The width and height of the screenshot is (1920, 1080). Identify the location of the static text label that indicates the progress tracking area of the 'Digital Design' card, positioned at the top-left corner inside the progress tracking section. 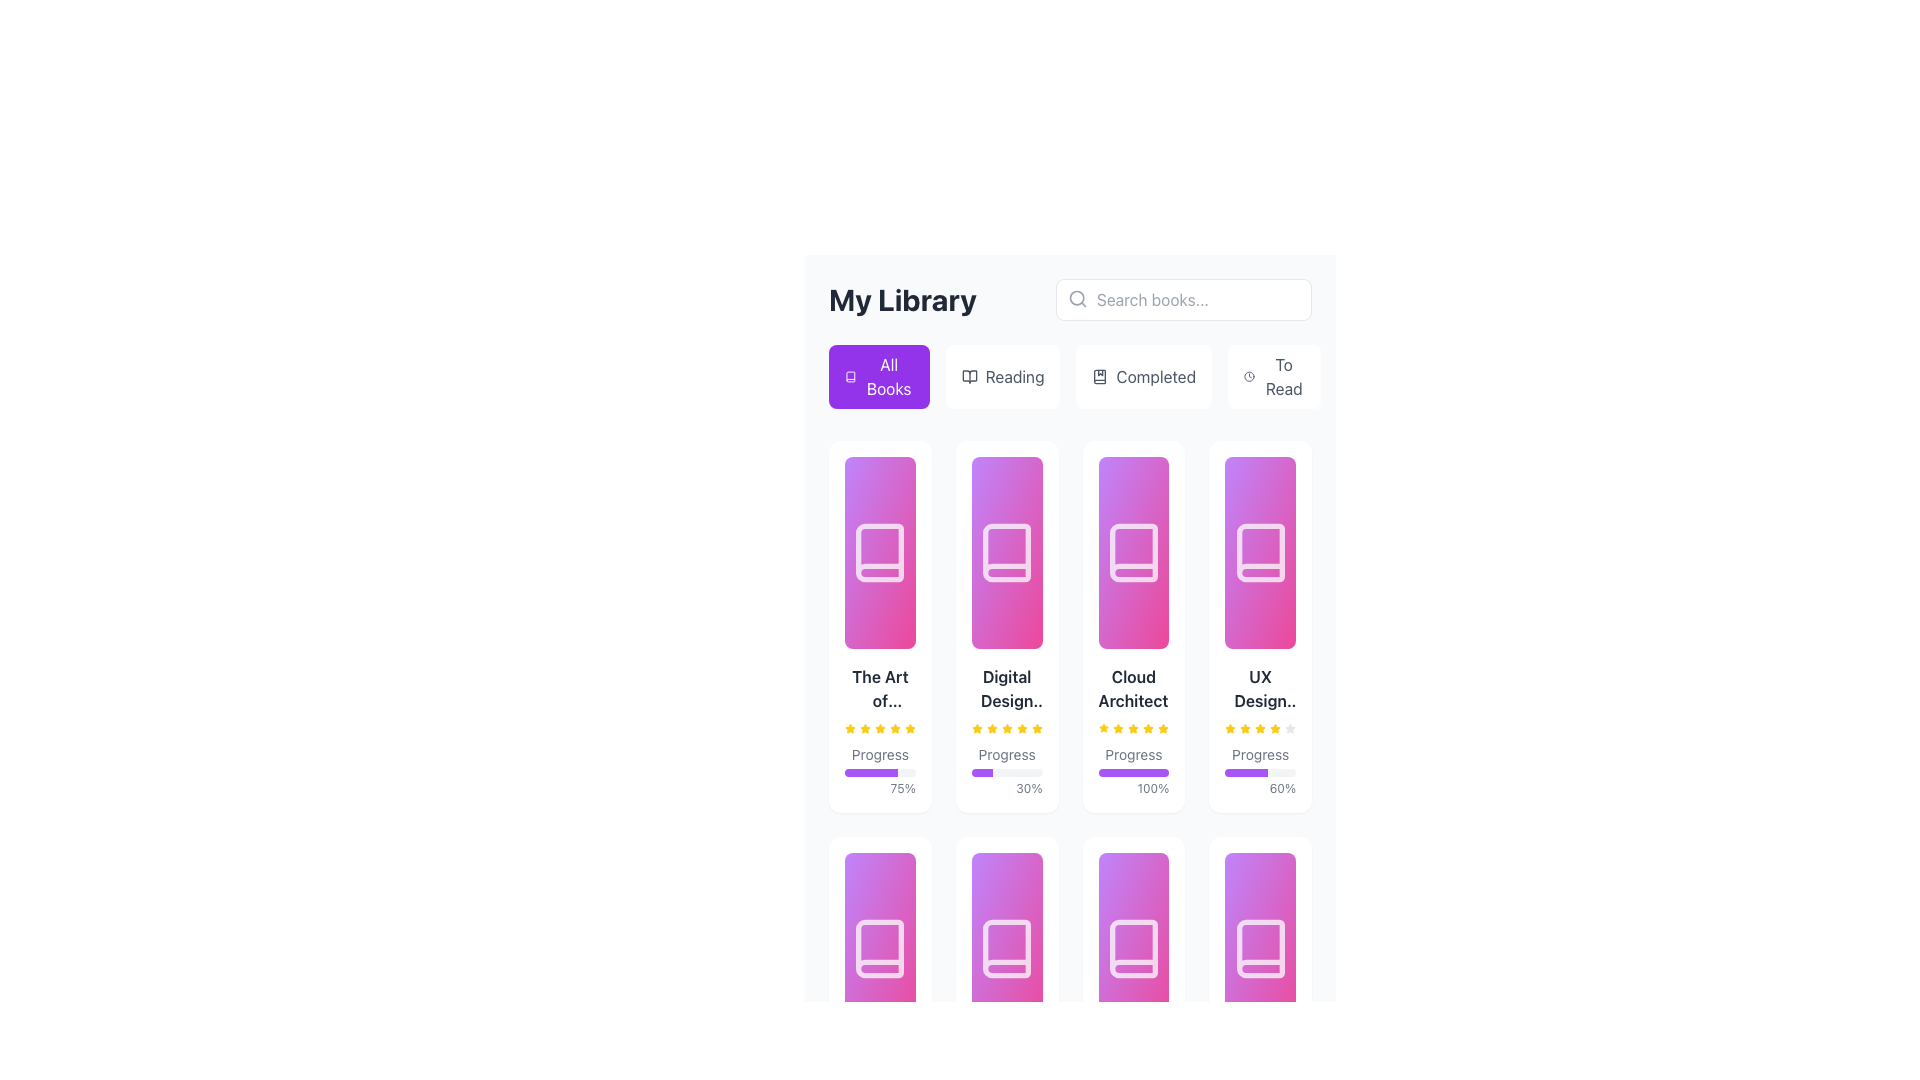
(1007, 755).